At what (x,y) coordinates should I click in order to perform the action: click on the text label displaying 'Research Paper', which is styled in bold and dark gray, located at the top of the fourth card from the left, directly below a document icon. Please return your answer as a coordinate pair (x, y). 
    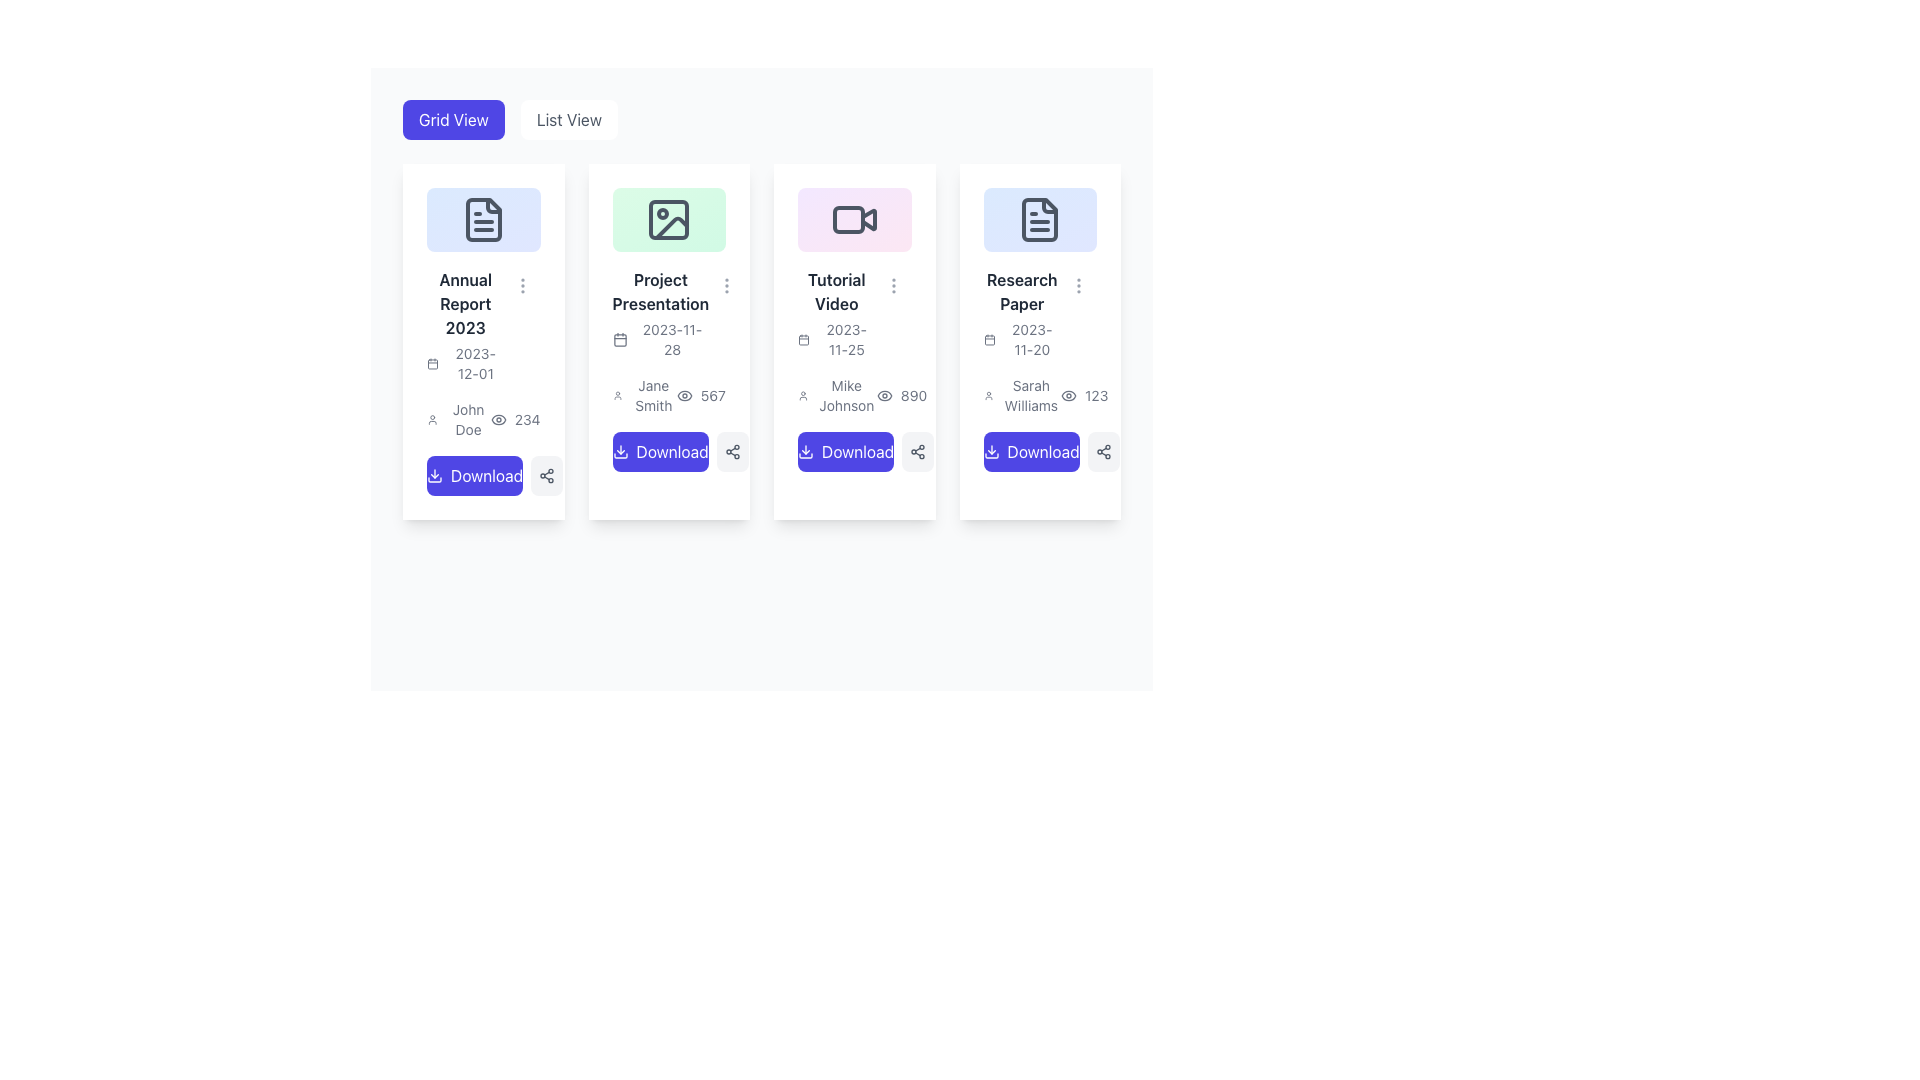
    Looking at the image, I should click on (1022, 291).